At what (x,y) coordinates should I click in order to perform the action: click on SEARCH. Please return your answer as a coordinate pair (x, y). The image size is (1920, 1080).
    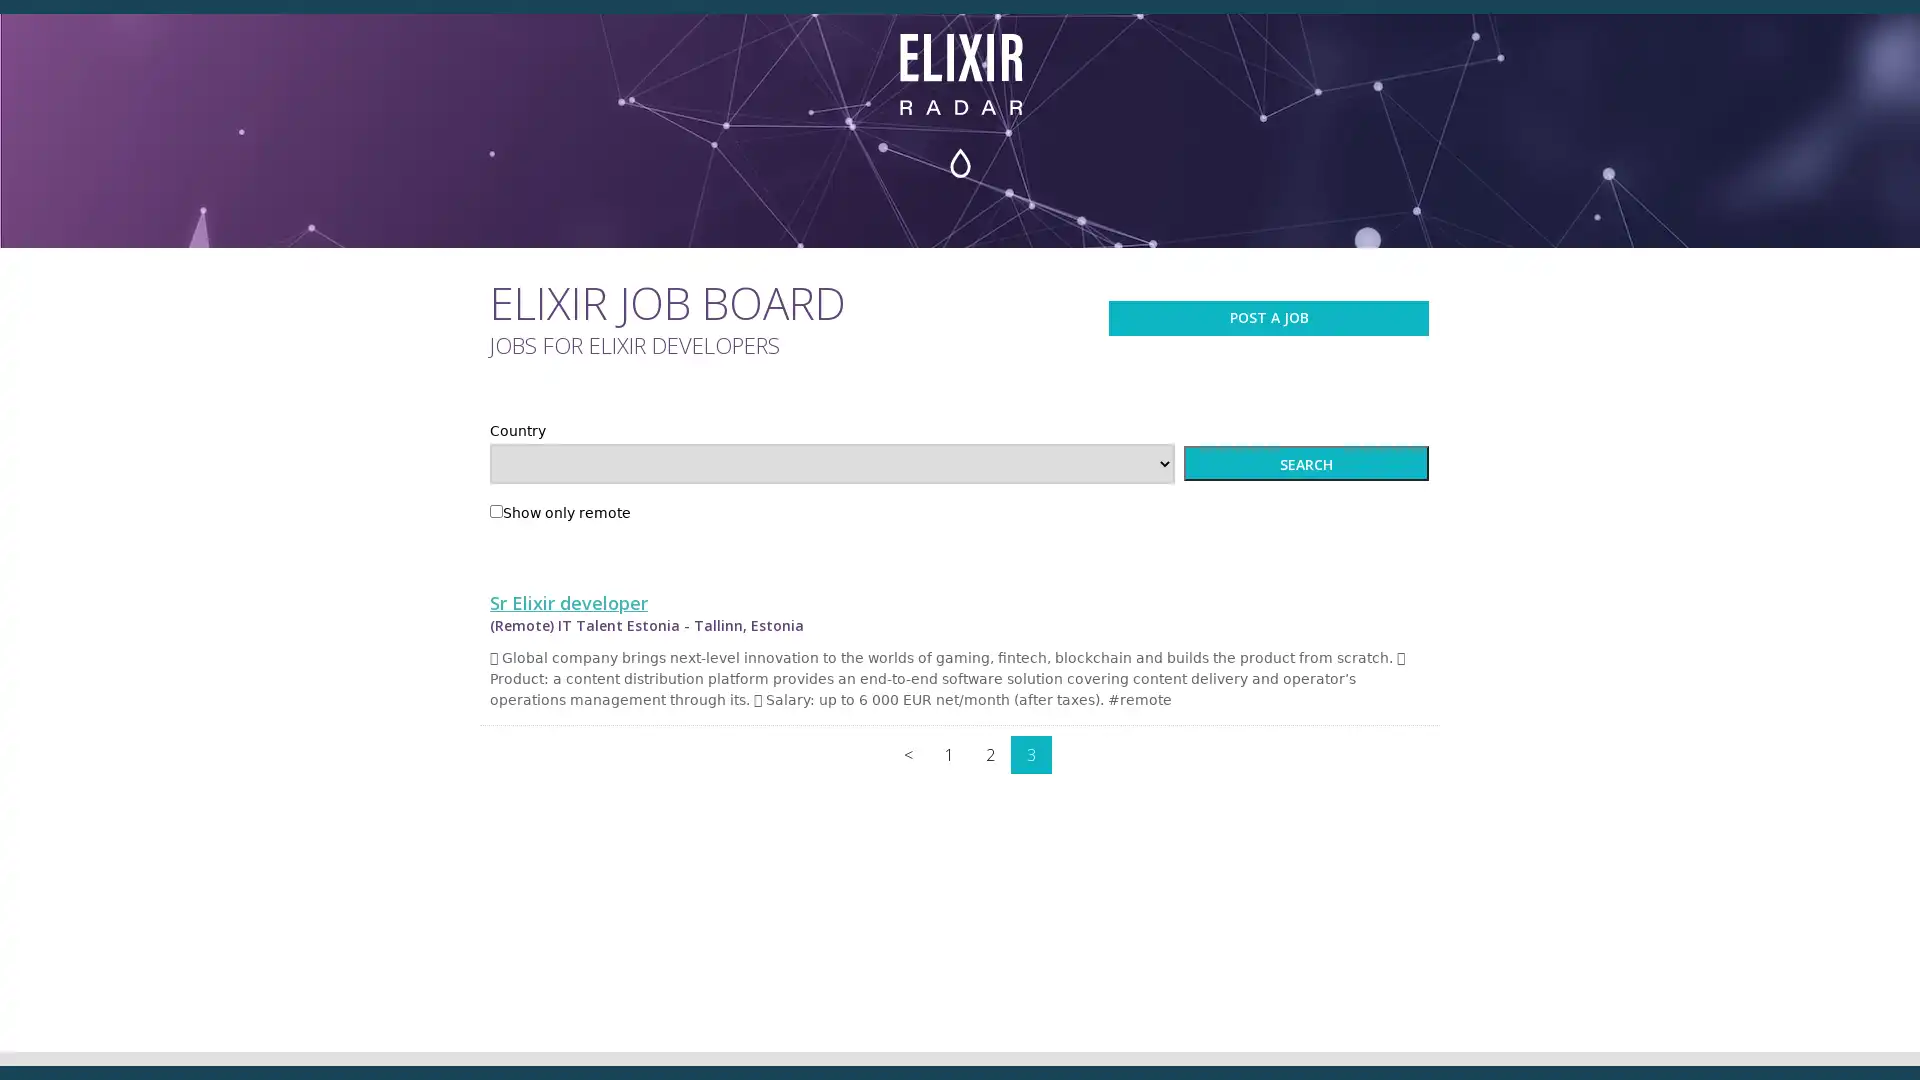
    Looking at the image, I should click on (1306, 462).